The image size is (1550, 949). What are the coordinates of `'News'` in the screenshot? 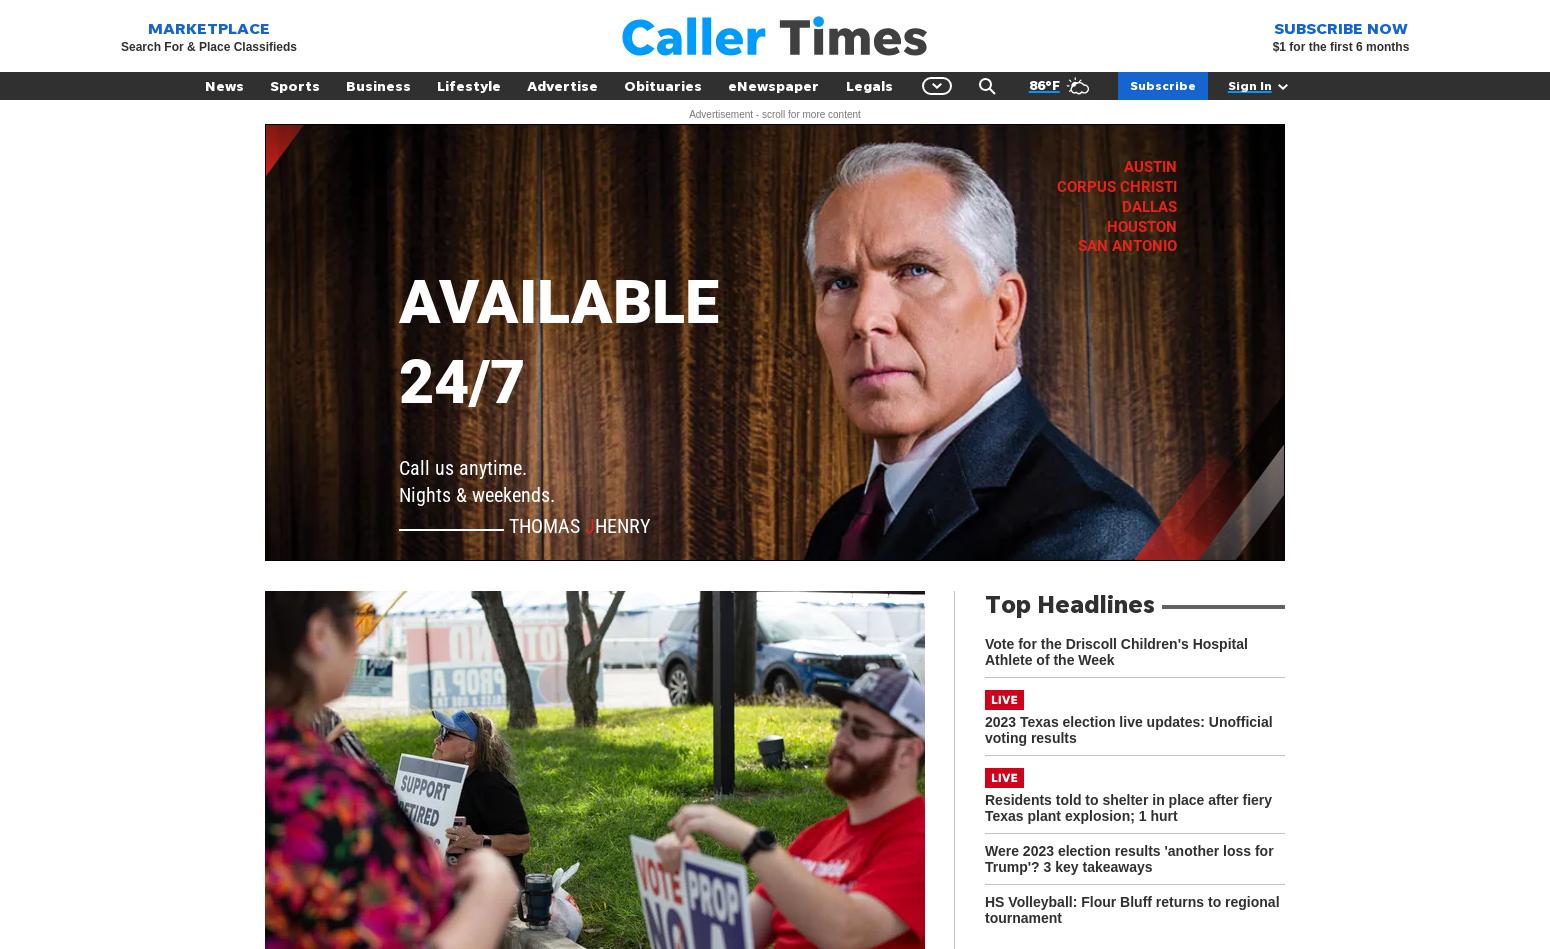 It's located at (204, 85).